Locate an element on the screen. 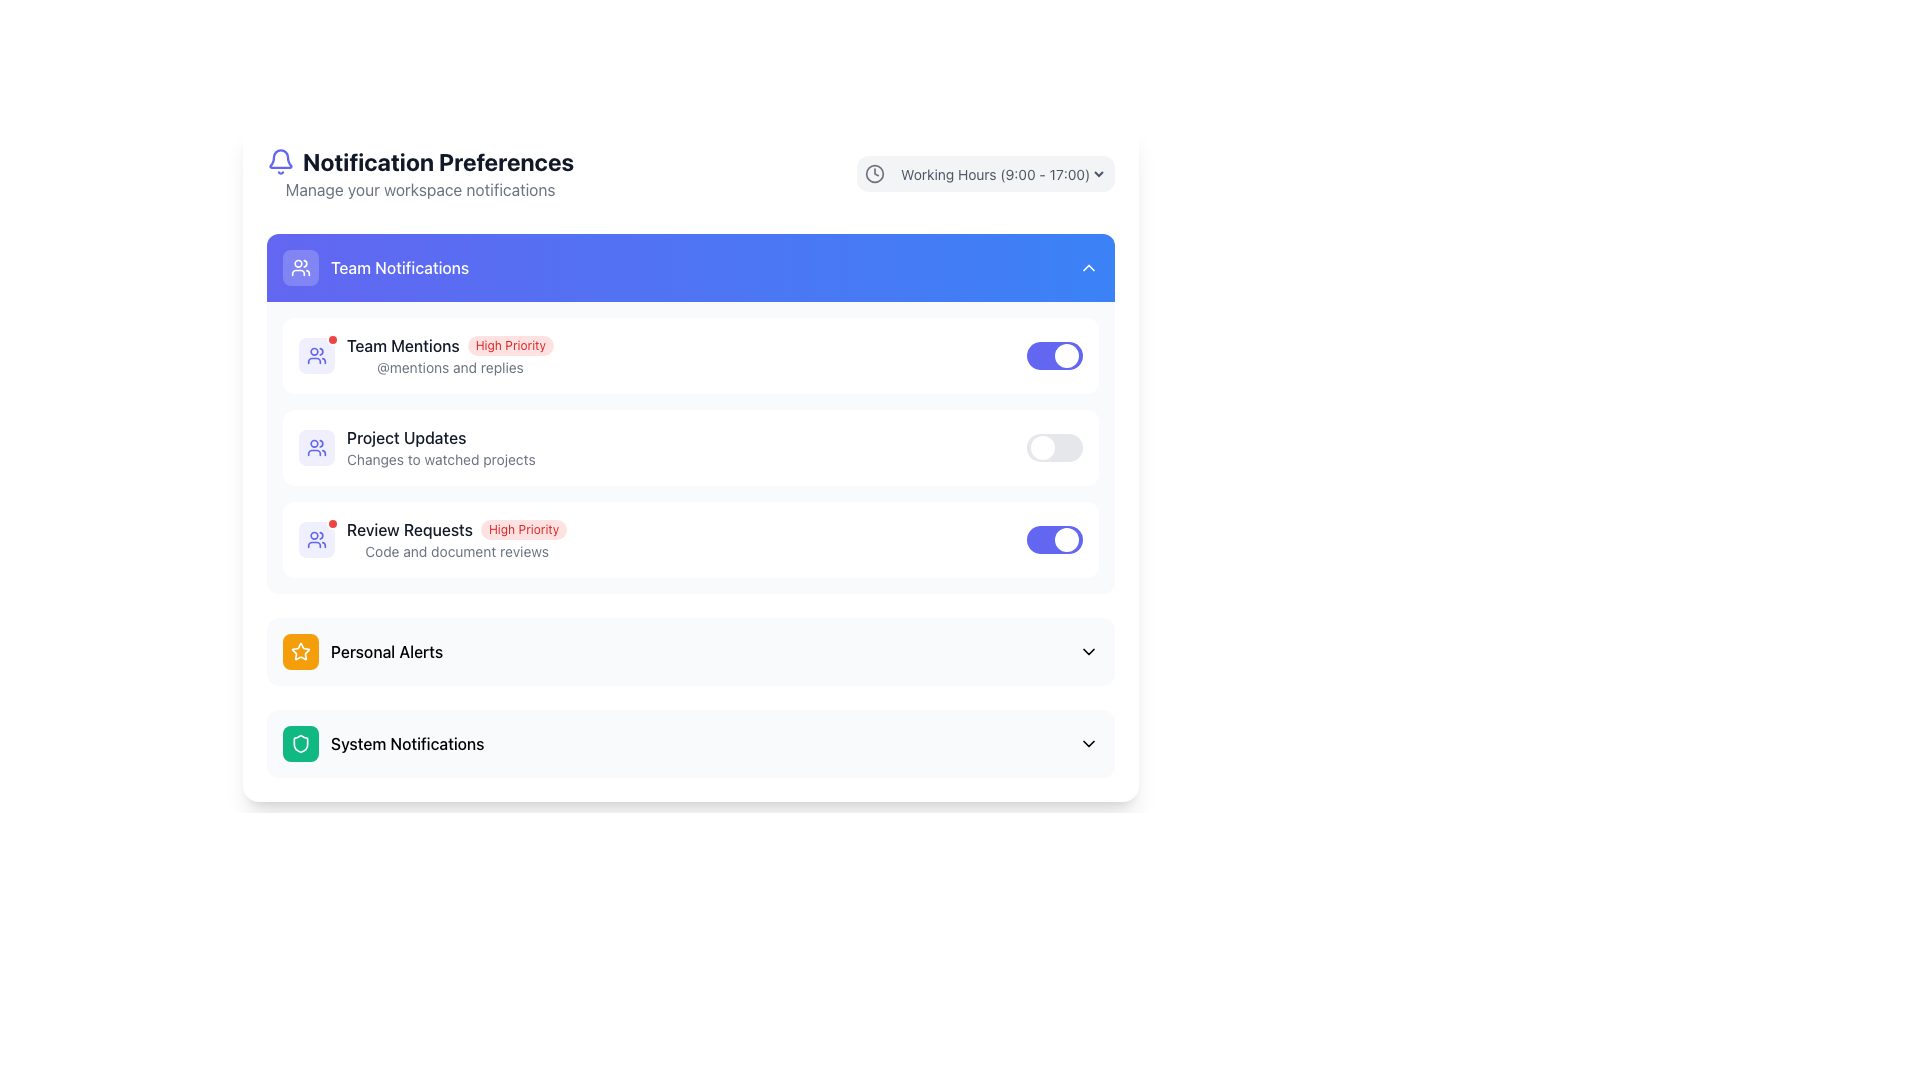 This screenshot has height=1080, width=1920. the toggle icon located on the far right side of the 'Personal Alerts' section header is located at coordinates (1088, 651).